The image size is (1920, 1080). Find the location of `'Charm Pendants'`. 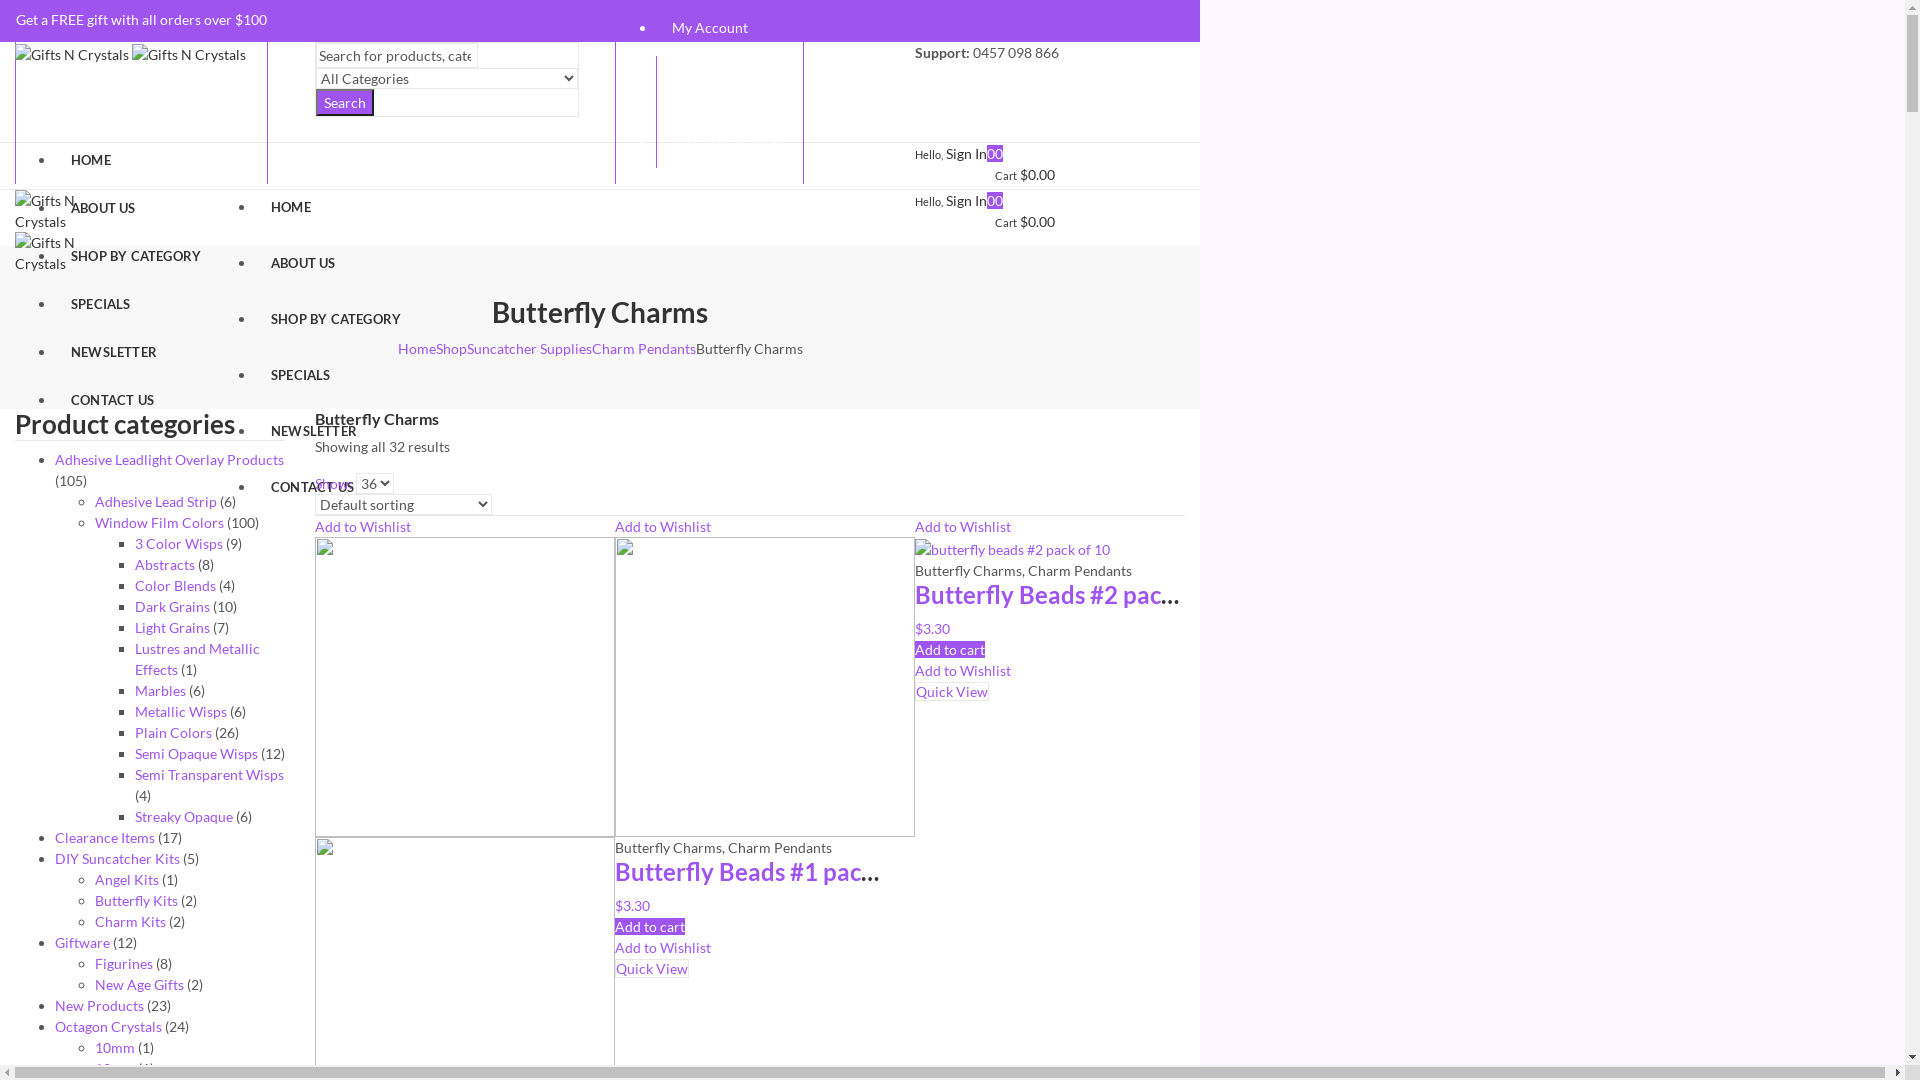

'Charm Pendants' is located at coordinates (643, 347).